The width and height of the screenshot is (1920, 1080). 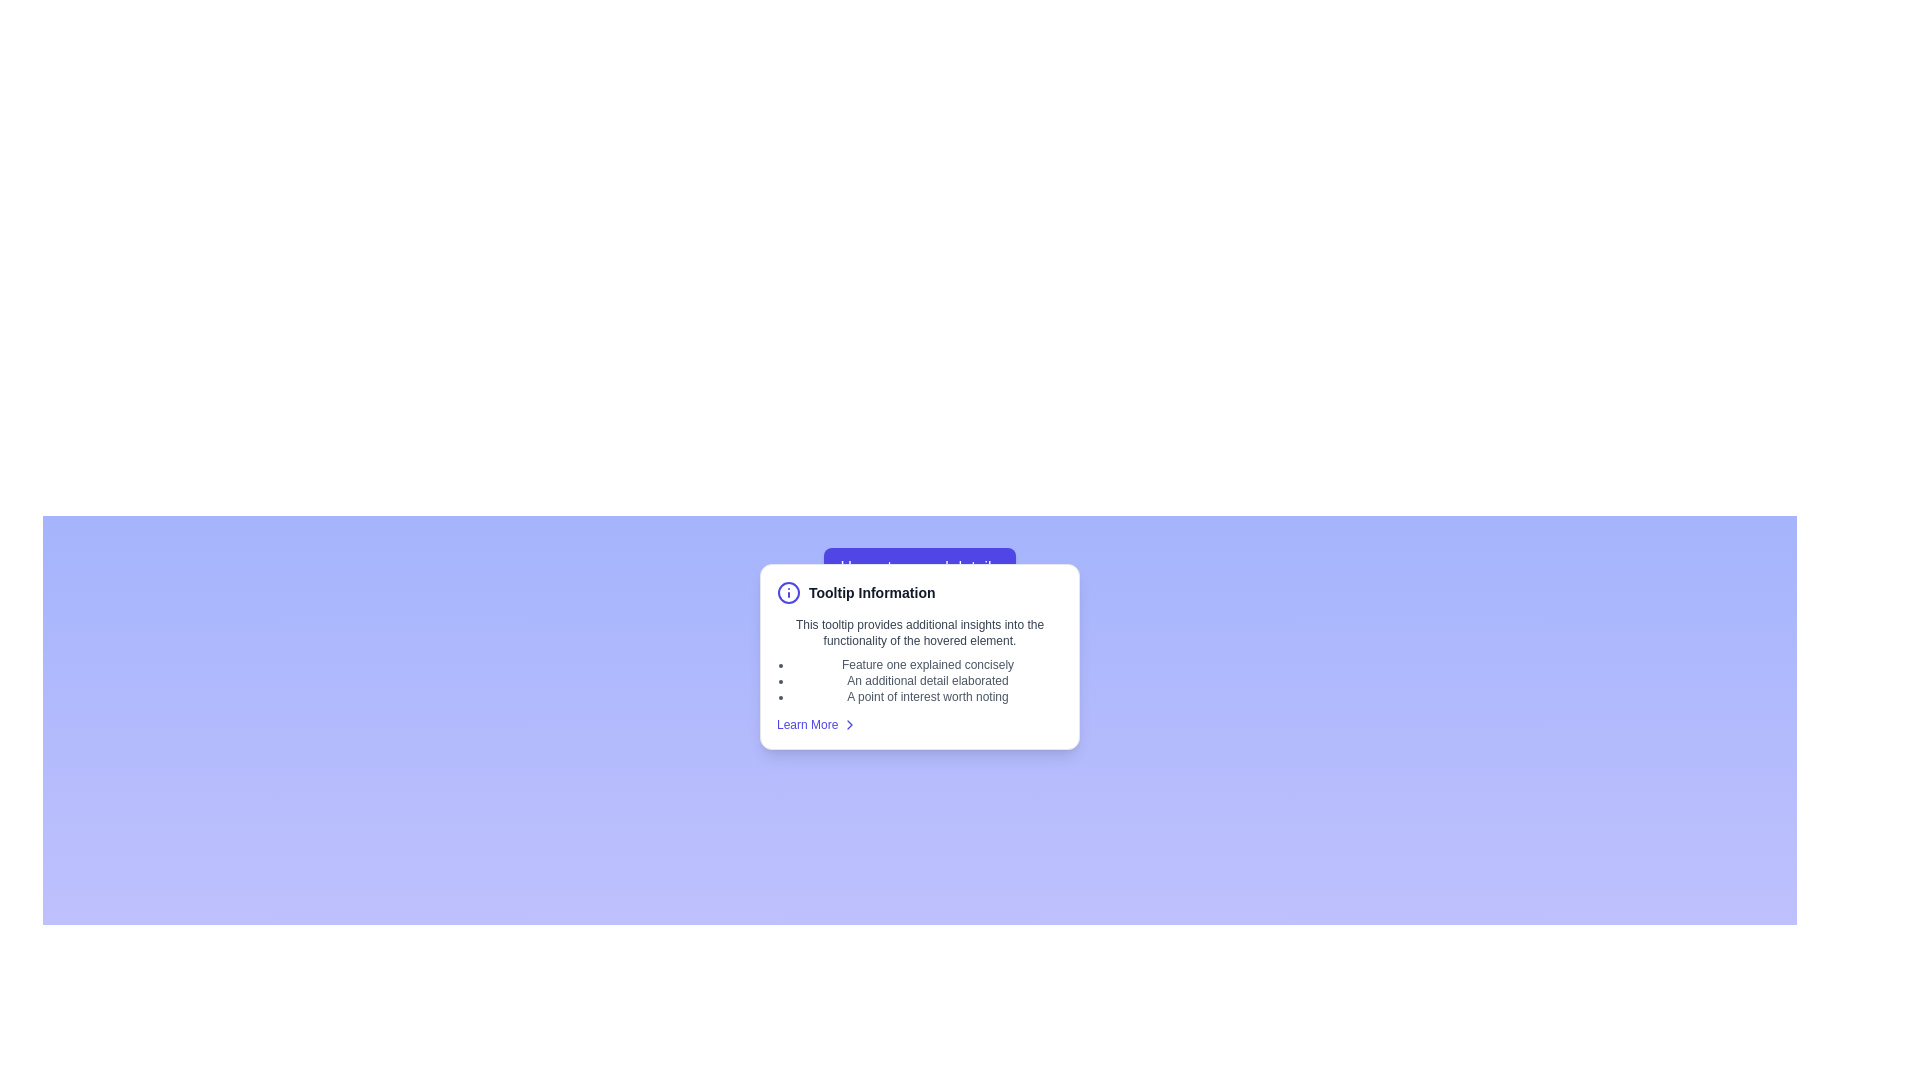 What do you see at coordinates (926, 664) in the screenshot?
I see `the text item that says 'Feature one explained concisely', which is the first bullet point in a tooltip-like box` at bounding box center [926, 664].